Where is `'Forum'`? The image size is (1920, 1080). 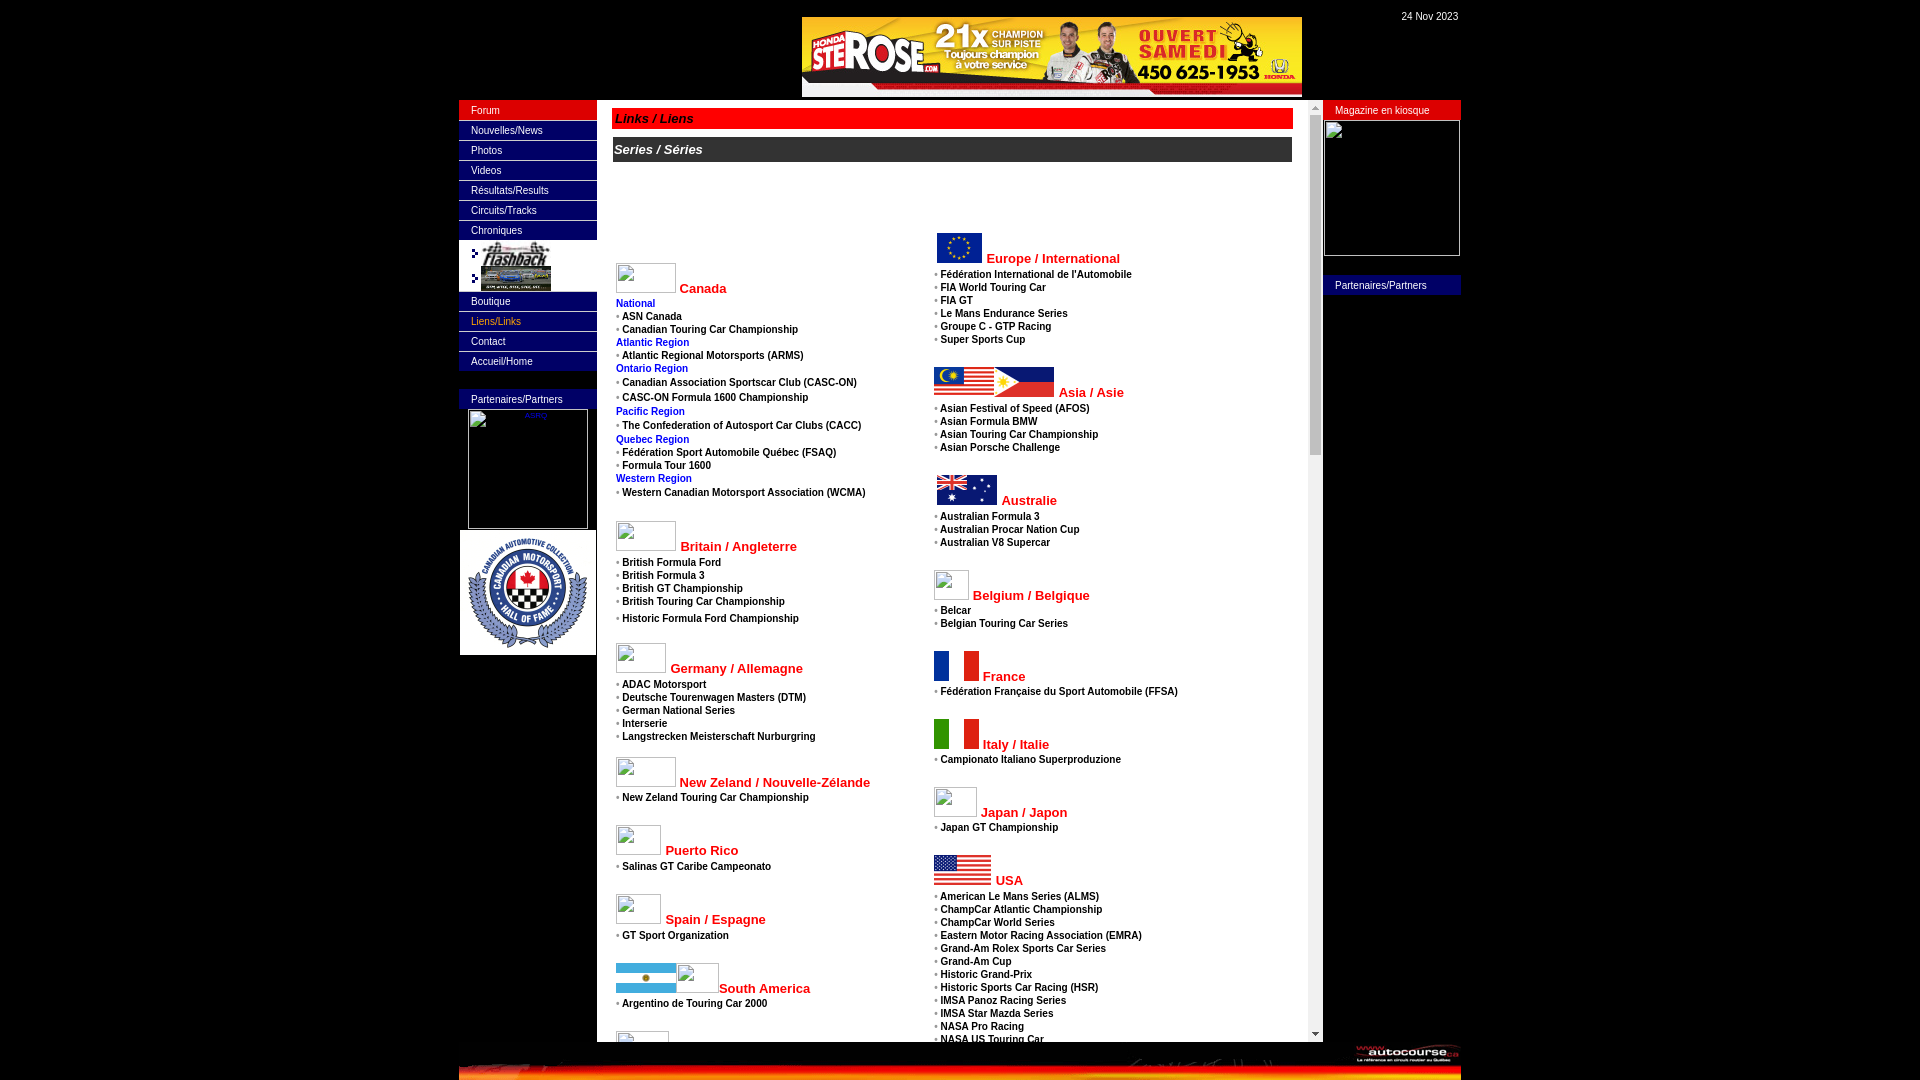 'Forum' is located at coordinates (485, 109).